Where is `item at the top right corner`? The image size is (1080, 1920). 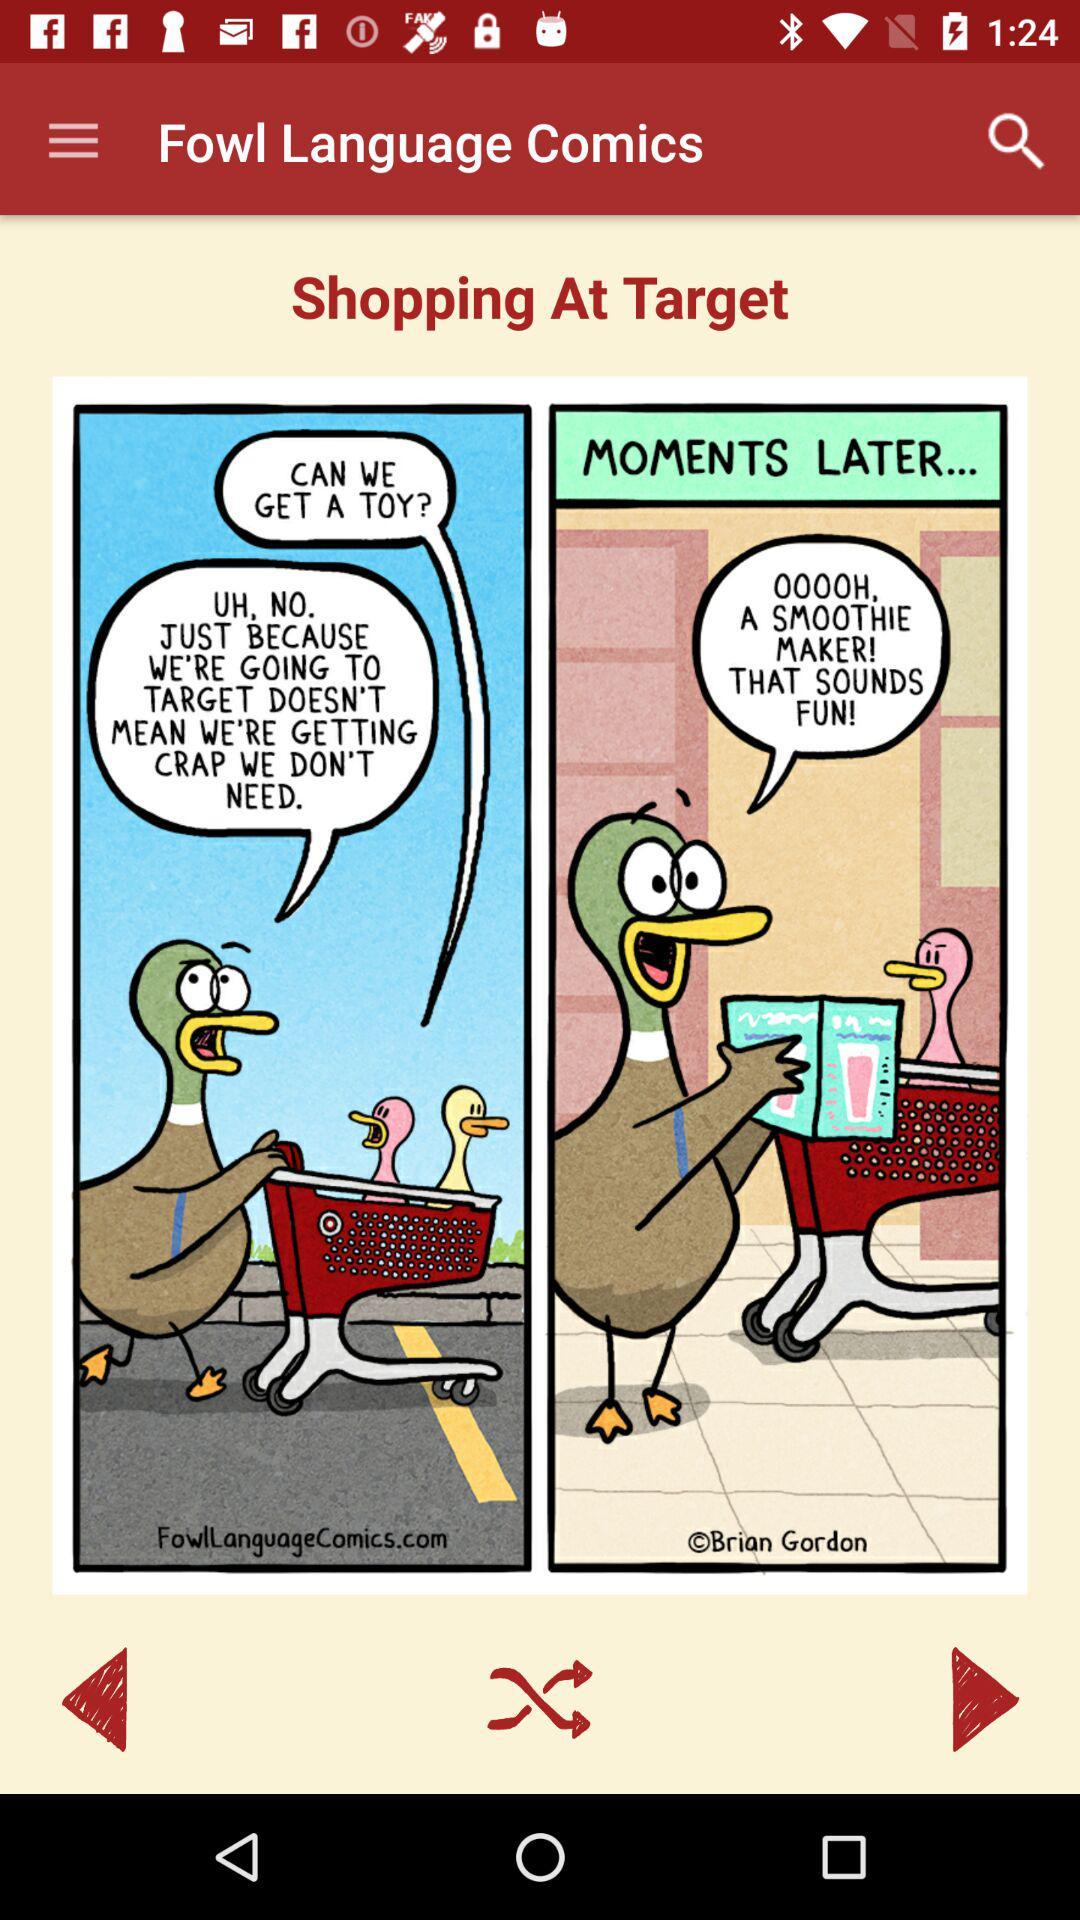
item at the top right corner is located at coordinates (1017, 140).